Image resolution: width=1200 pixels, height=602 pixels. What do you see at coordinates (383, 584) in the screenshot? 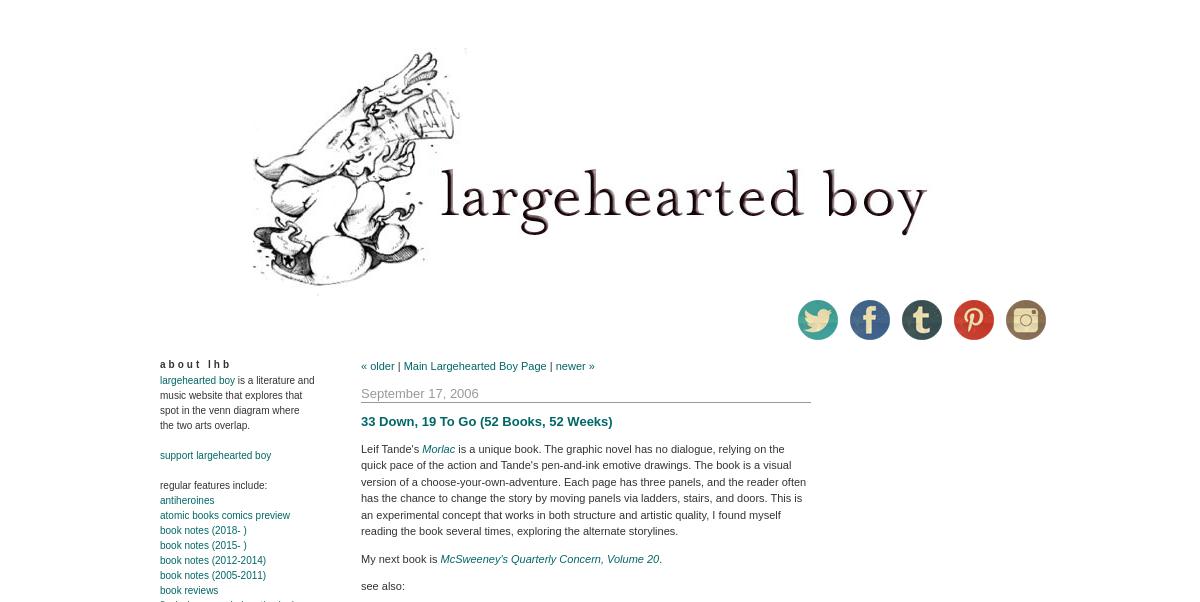
I see `'see also:'` at bounding box center [383, 584].